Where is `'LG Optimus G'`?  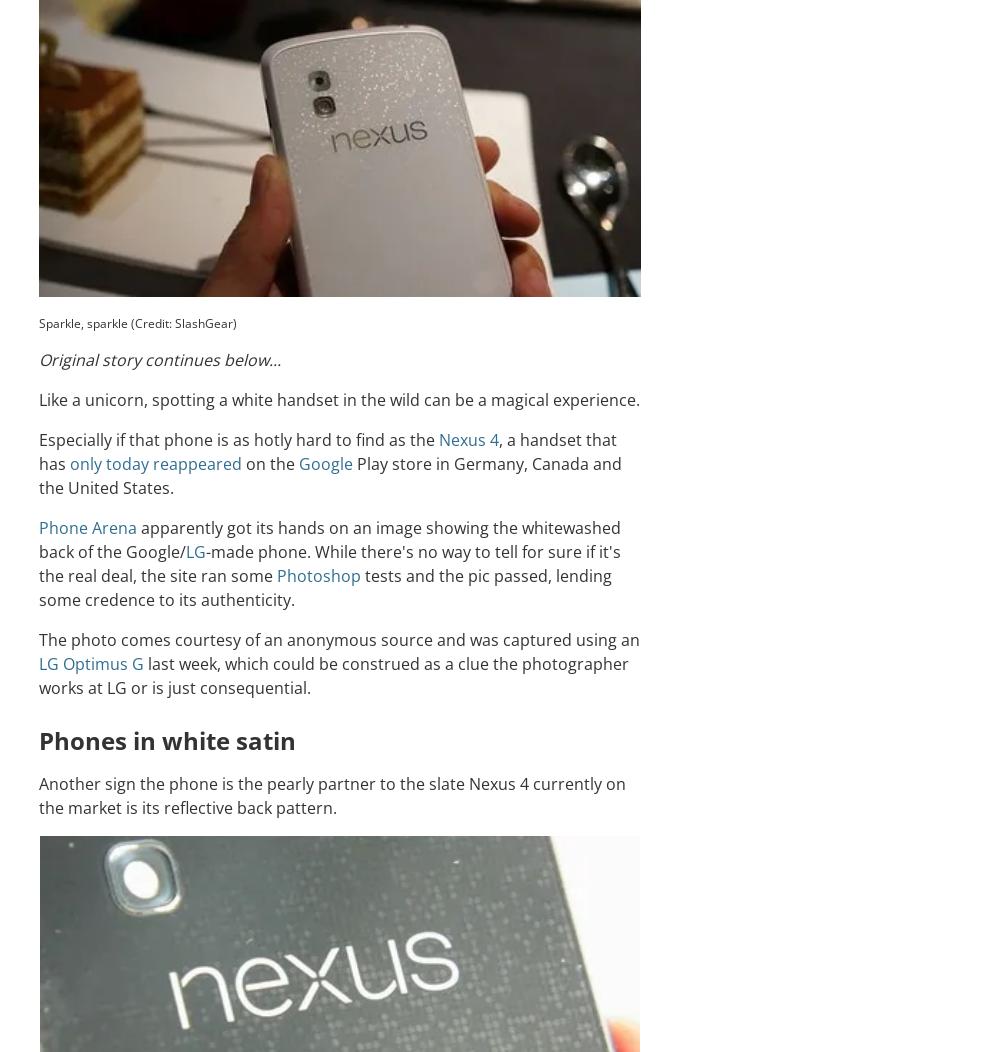
'LG Optimus G' is located at coordinates (90, 661).